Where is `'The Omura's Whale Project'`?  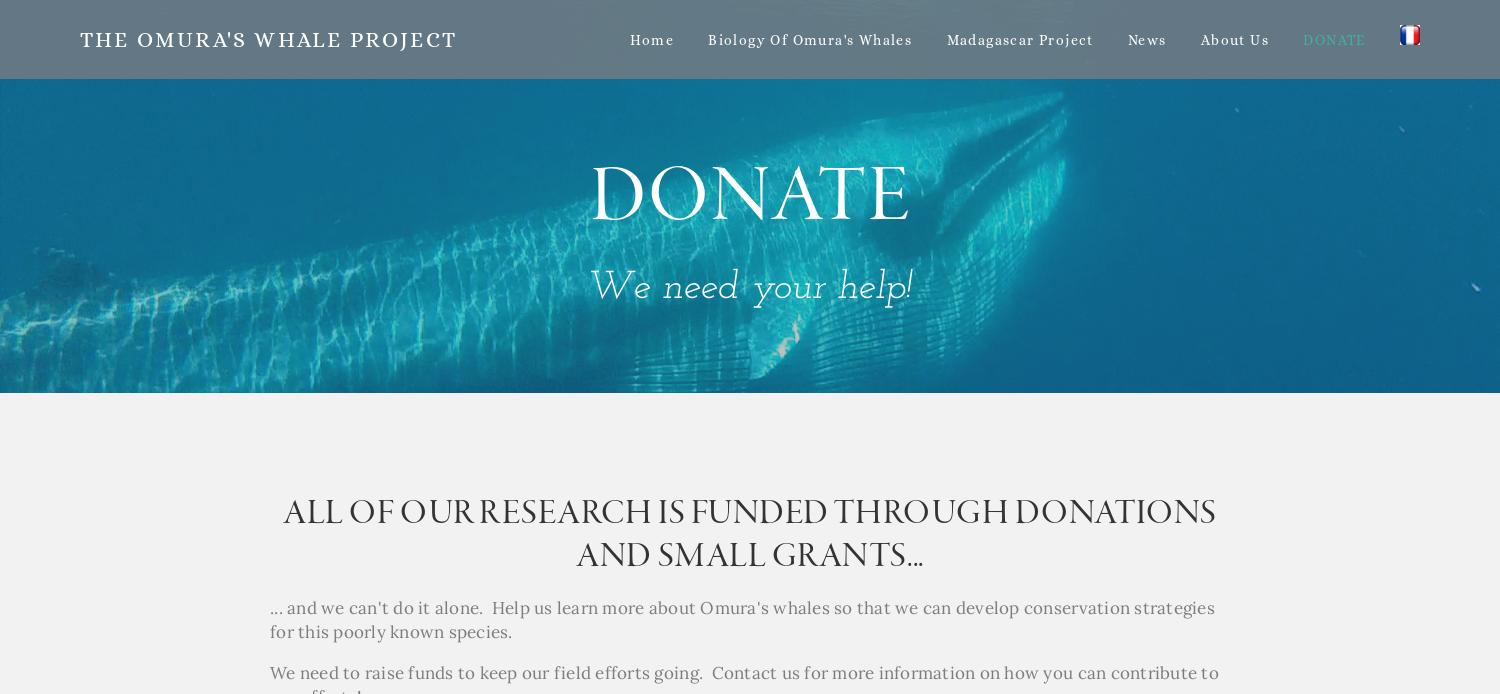
'The Omura's Whale Project' is located at coordinates (268, 38).